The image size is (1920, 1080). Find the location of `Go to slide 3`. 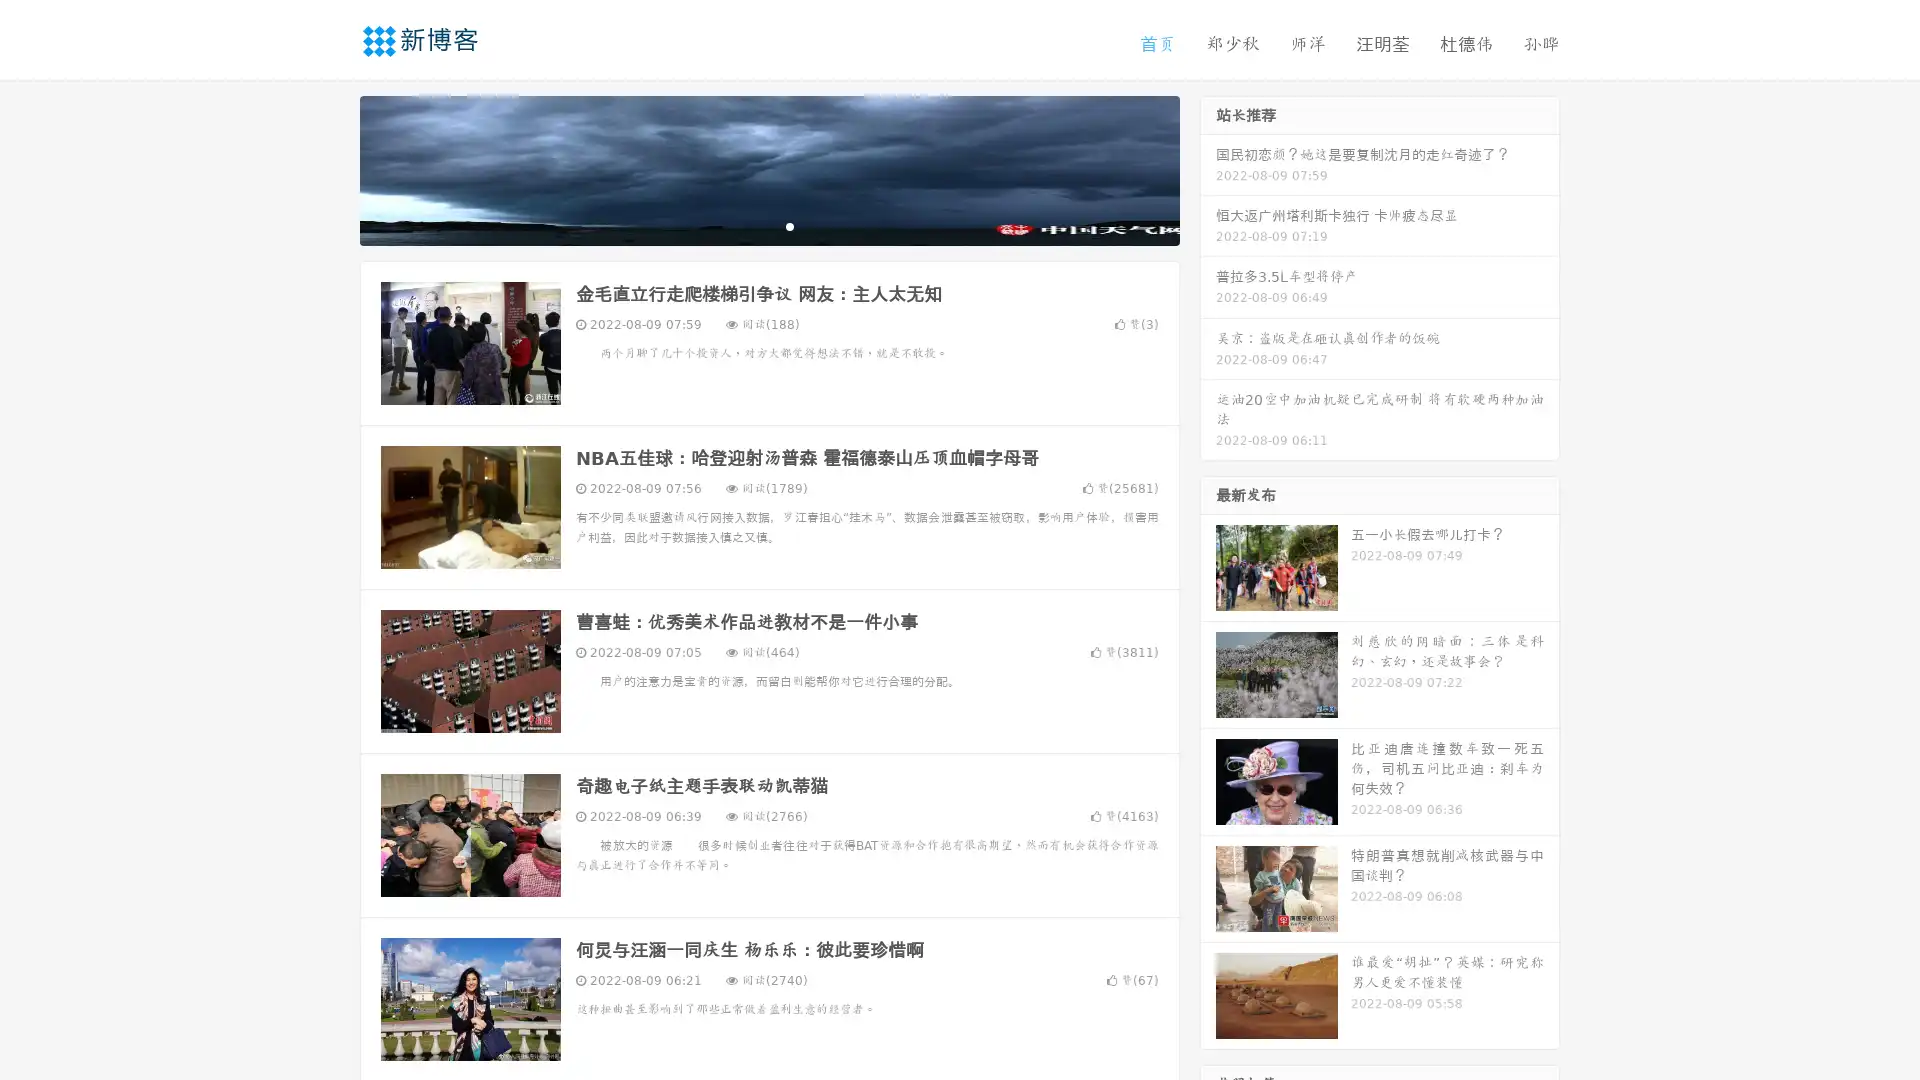

Go to slide 3 is located at coordinates (789, 225).